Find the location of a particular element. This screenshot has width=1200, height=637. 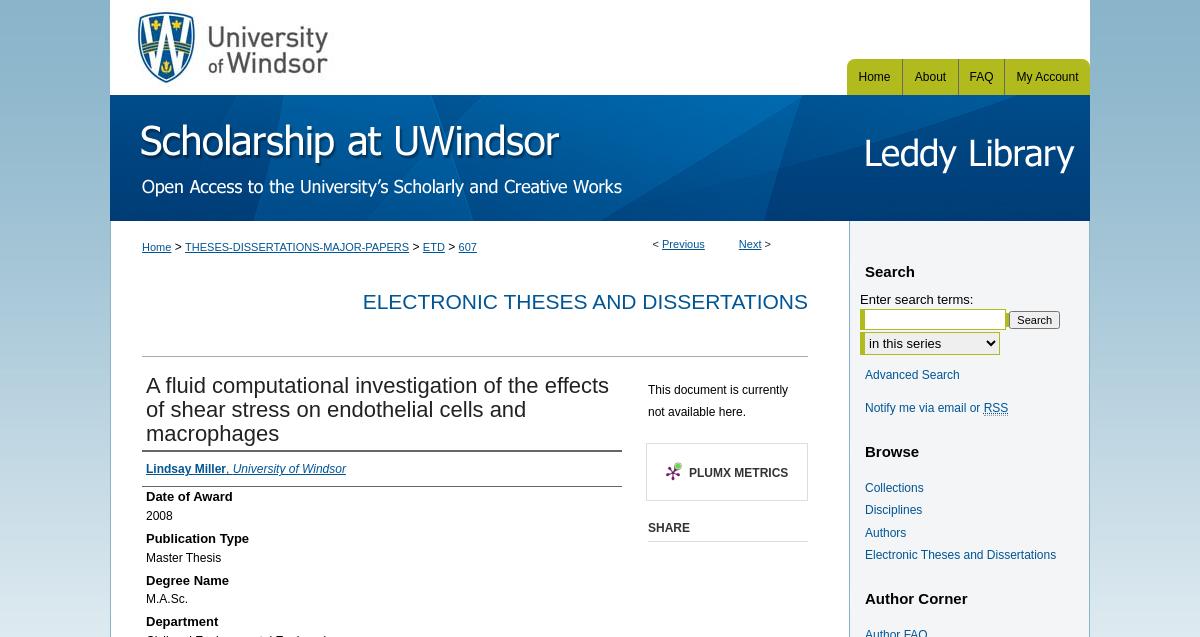

'Advanced Search' is located at coordinates (912, 373).